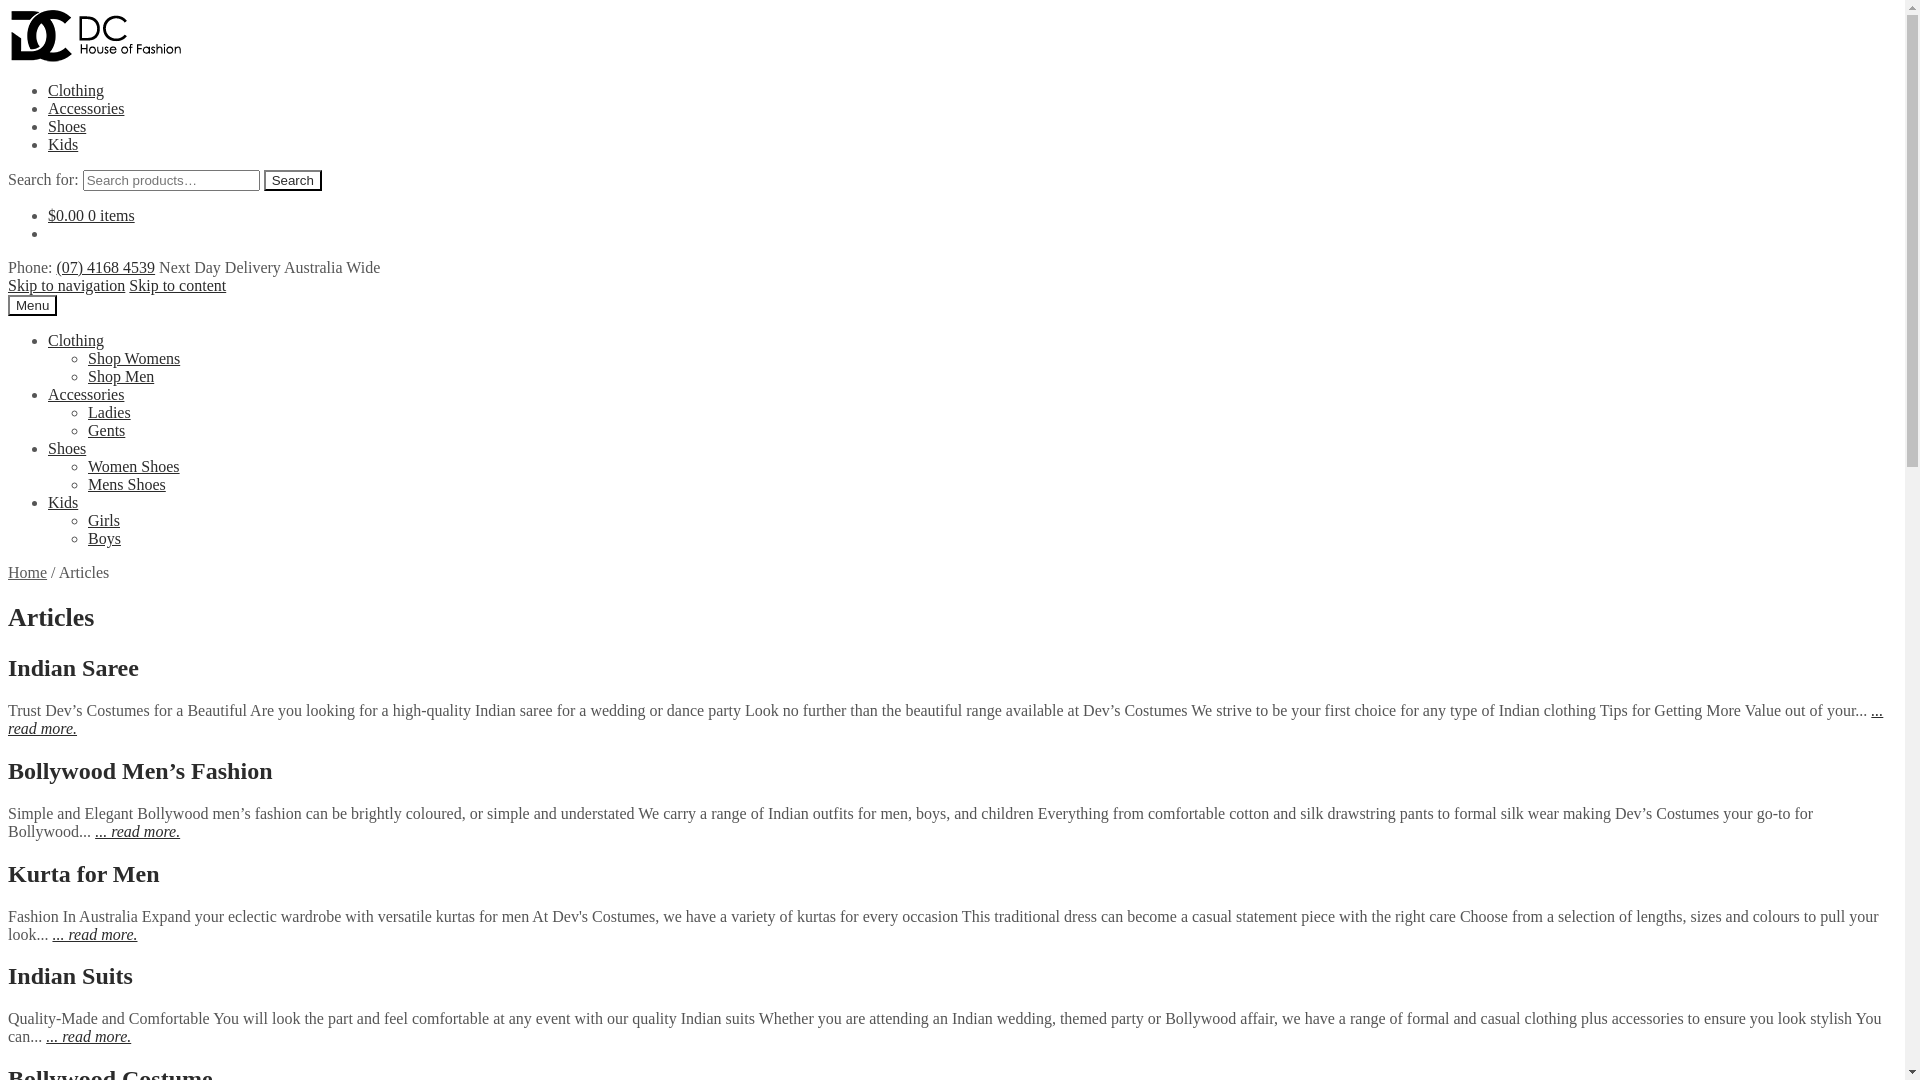  What do you see at coordinates (133, 357) in the screenshot?
I see `'Shop Womens'` at bounding box center [133, 357].